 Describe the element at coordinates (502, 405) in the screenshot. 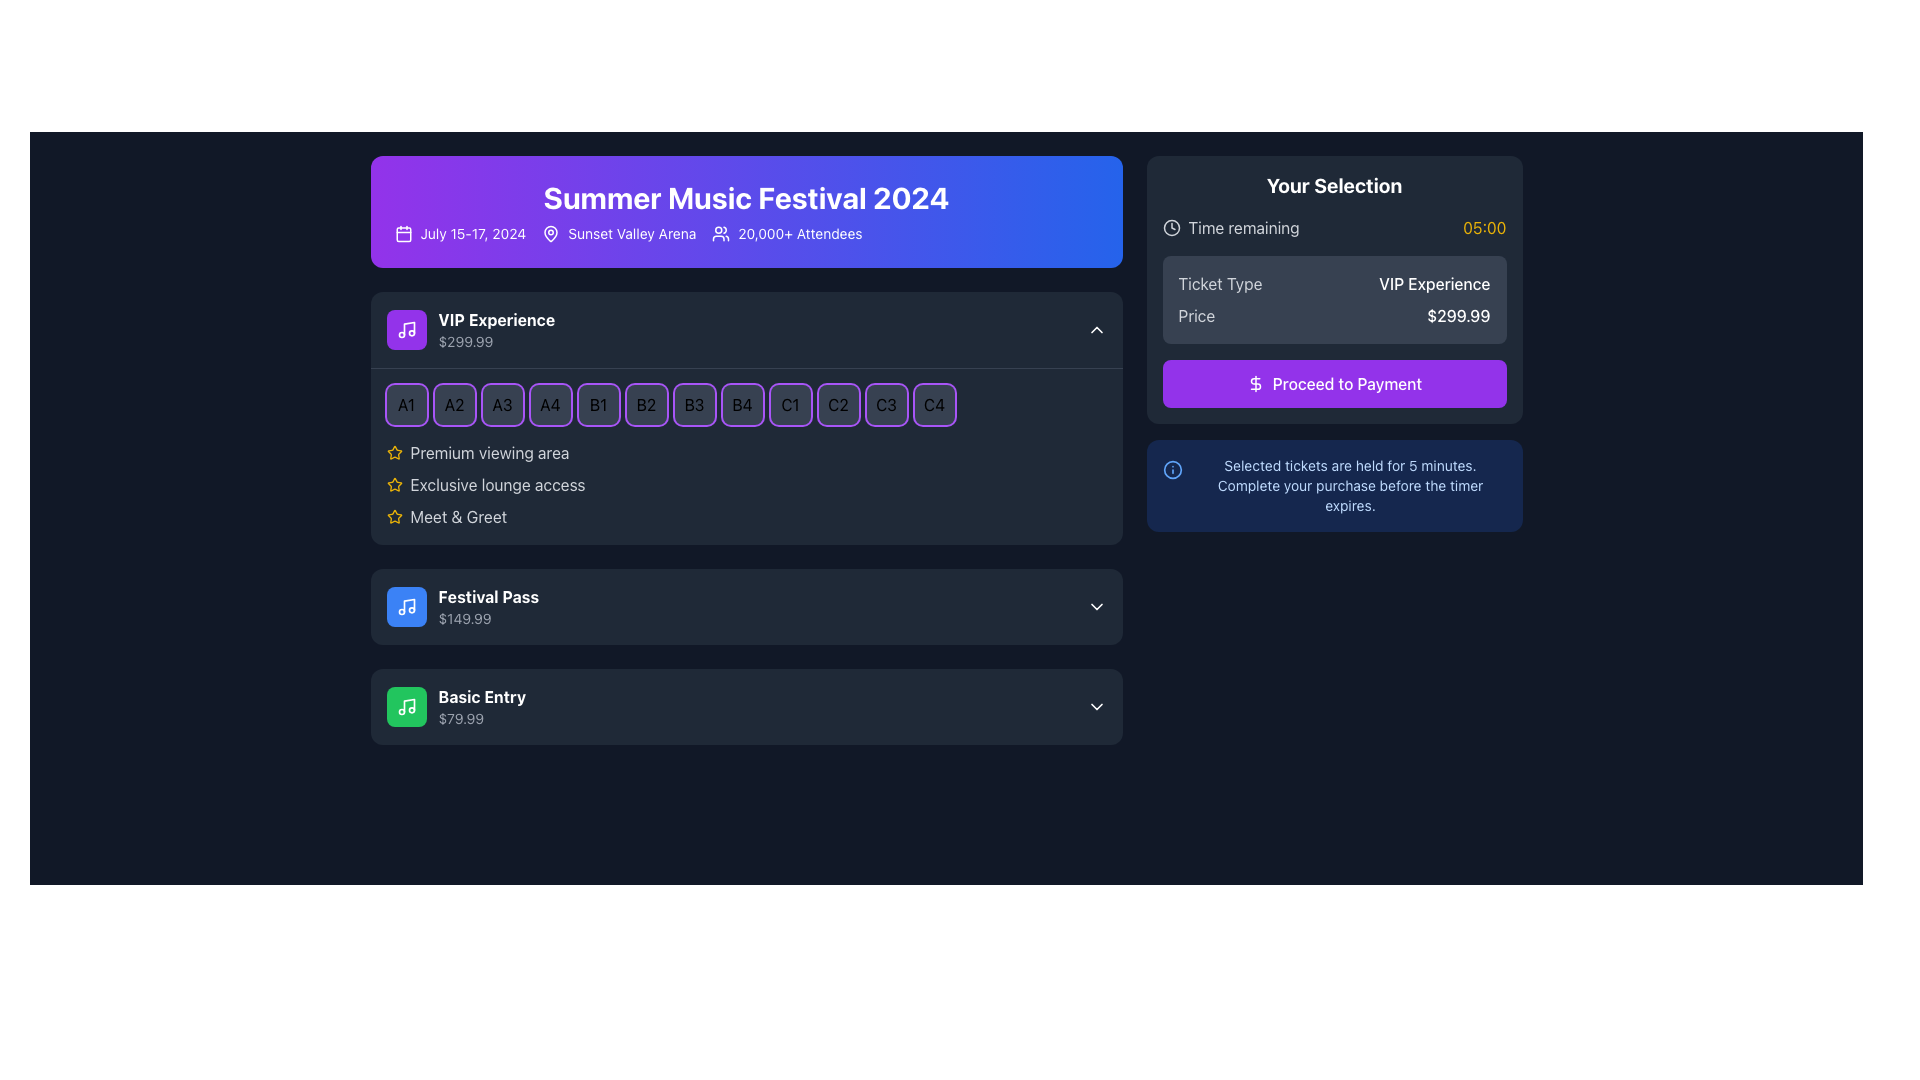

I see `the square button labeled 'A3' with a dark gray background and a purple border` at that location.